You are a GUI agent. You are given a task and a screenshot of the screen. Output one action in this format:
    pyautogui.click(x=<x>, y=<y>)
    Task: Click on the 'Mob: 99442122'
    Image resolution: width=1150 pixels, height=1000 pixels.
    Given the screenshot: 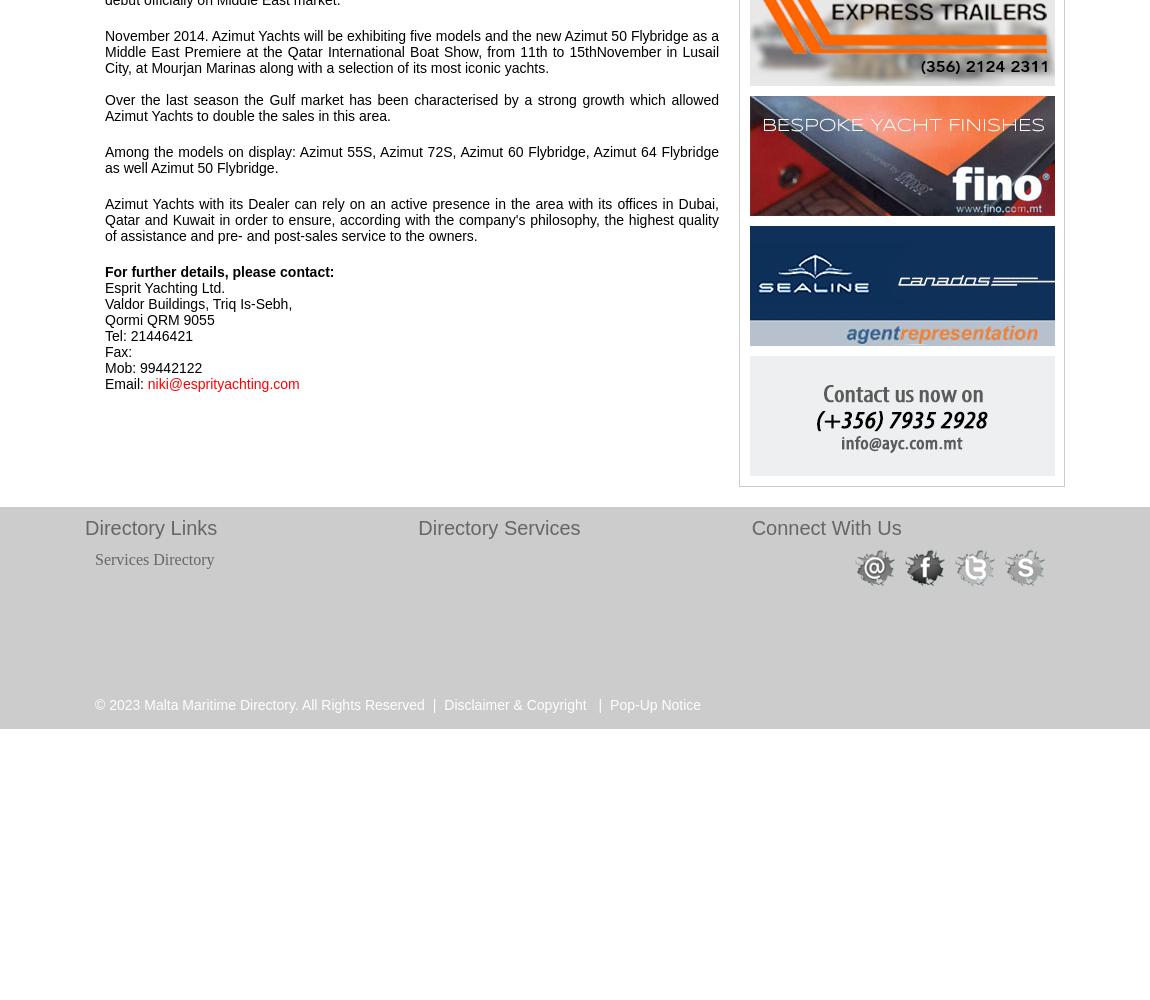 What is the action you would take?
    pyautogui.click(x=152, y=367)
    